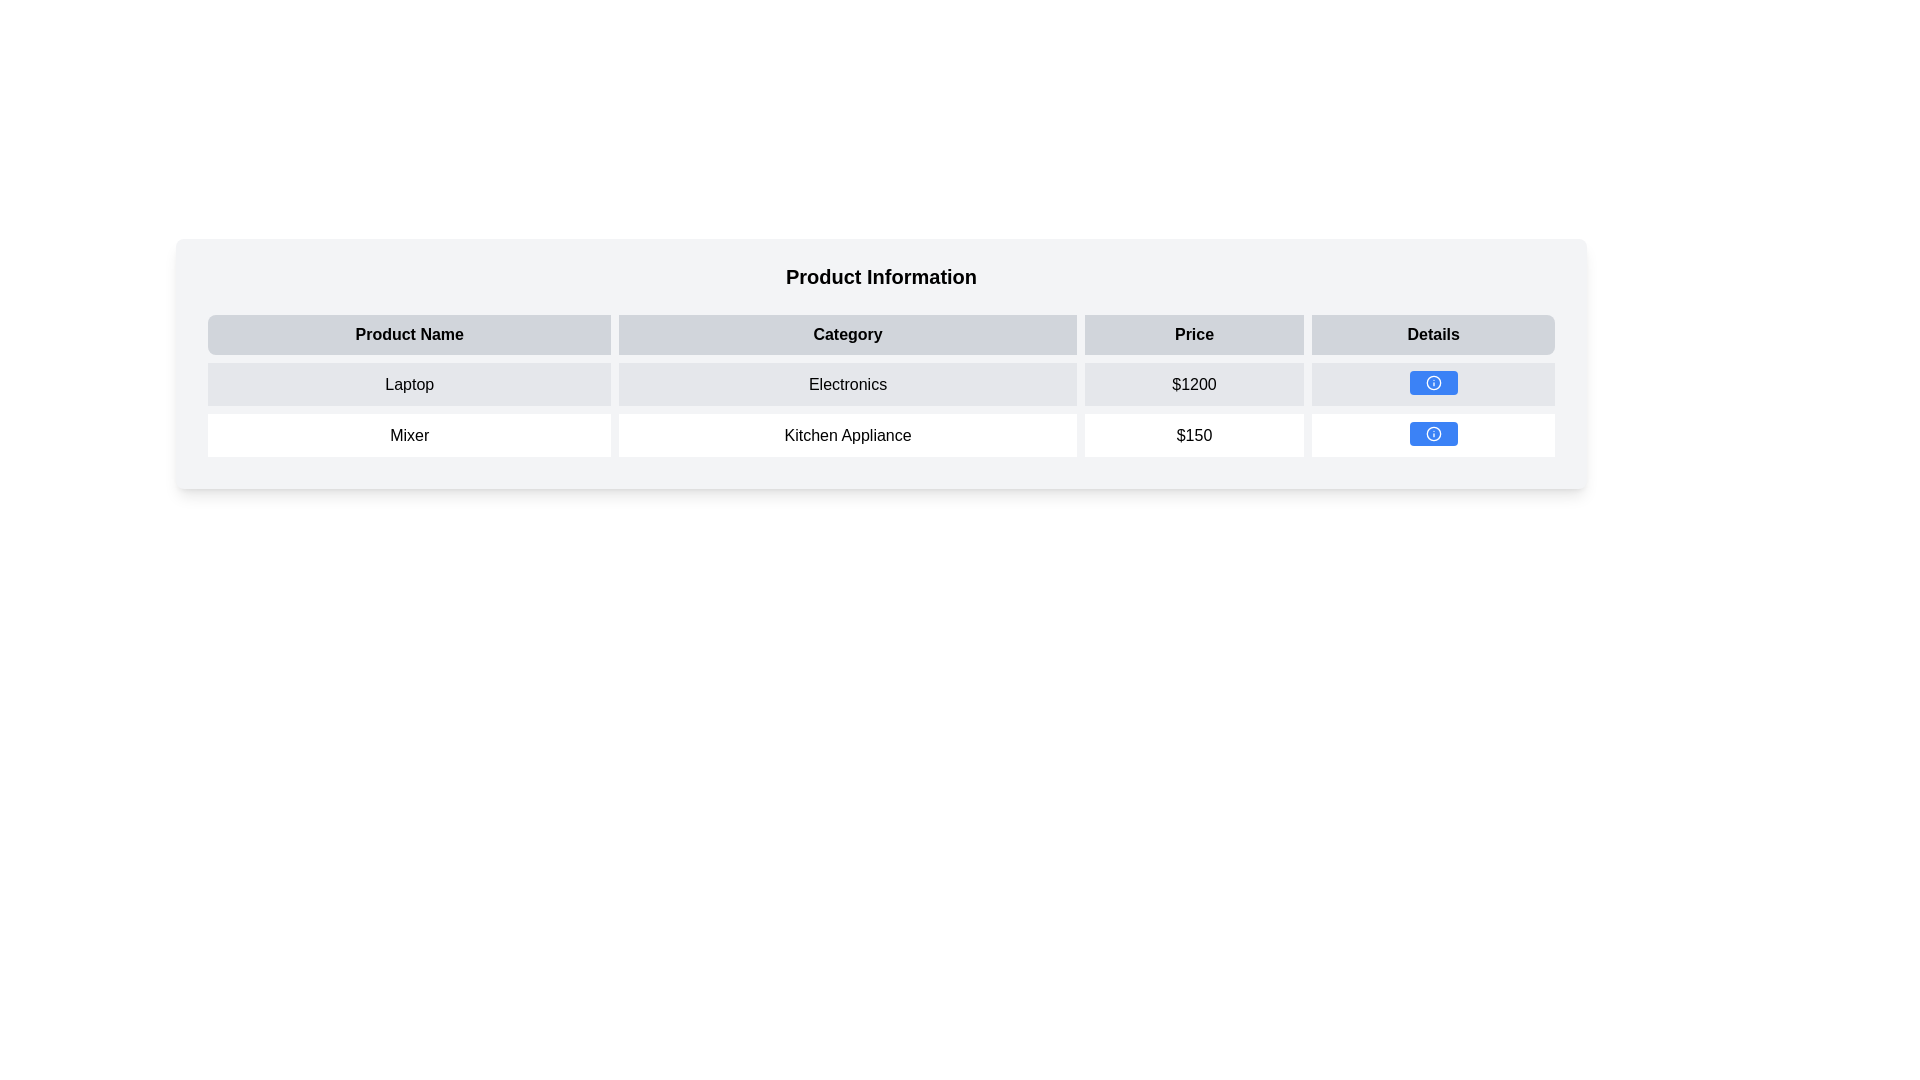 The height and width of the screenshot is (1080, 1920). Describe the element at coordinates (1432, 434) in the screenshot. I see `the blue button with a white circular icon in the 'Details' column of the 'Mixer' product row` at that location.